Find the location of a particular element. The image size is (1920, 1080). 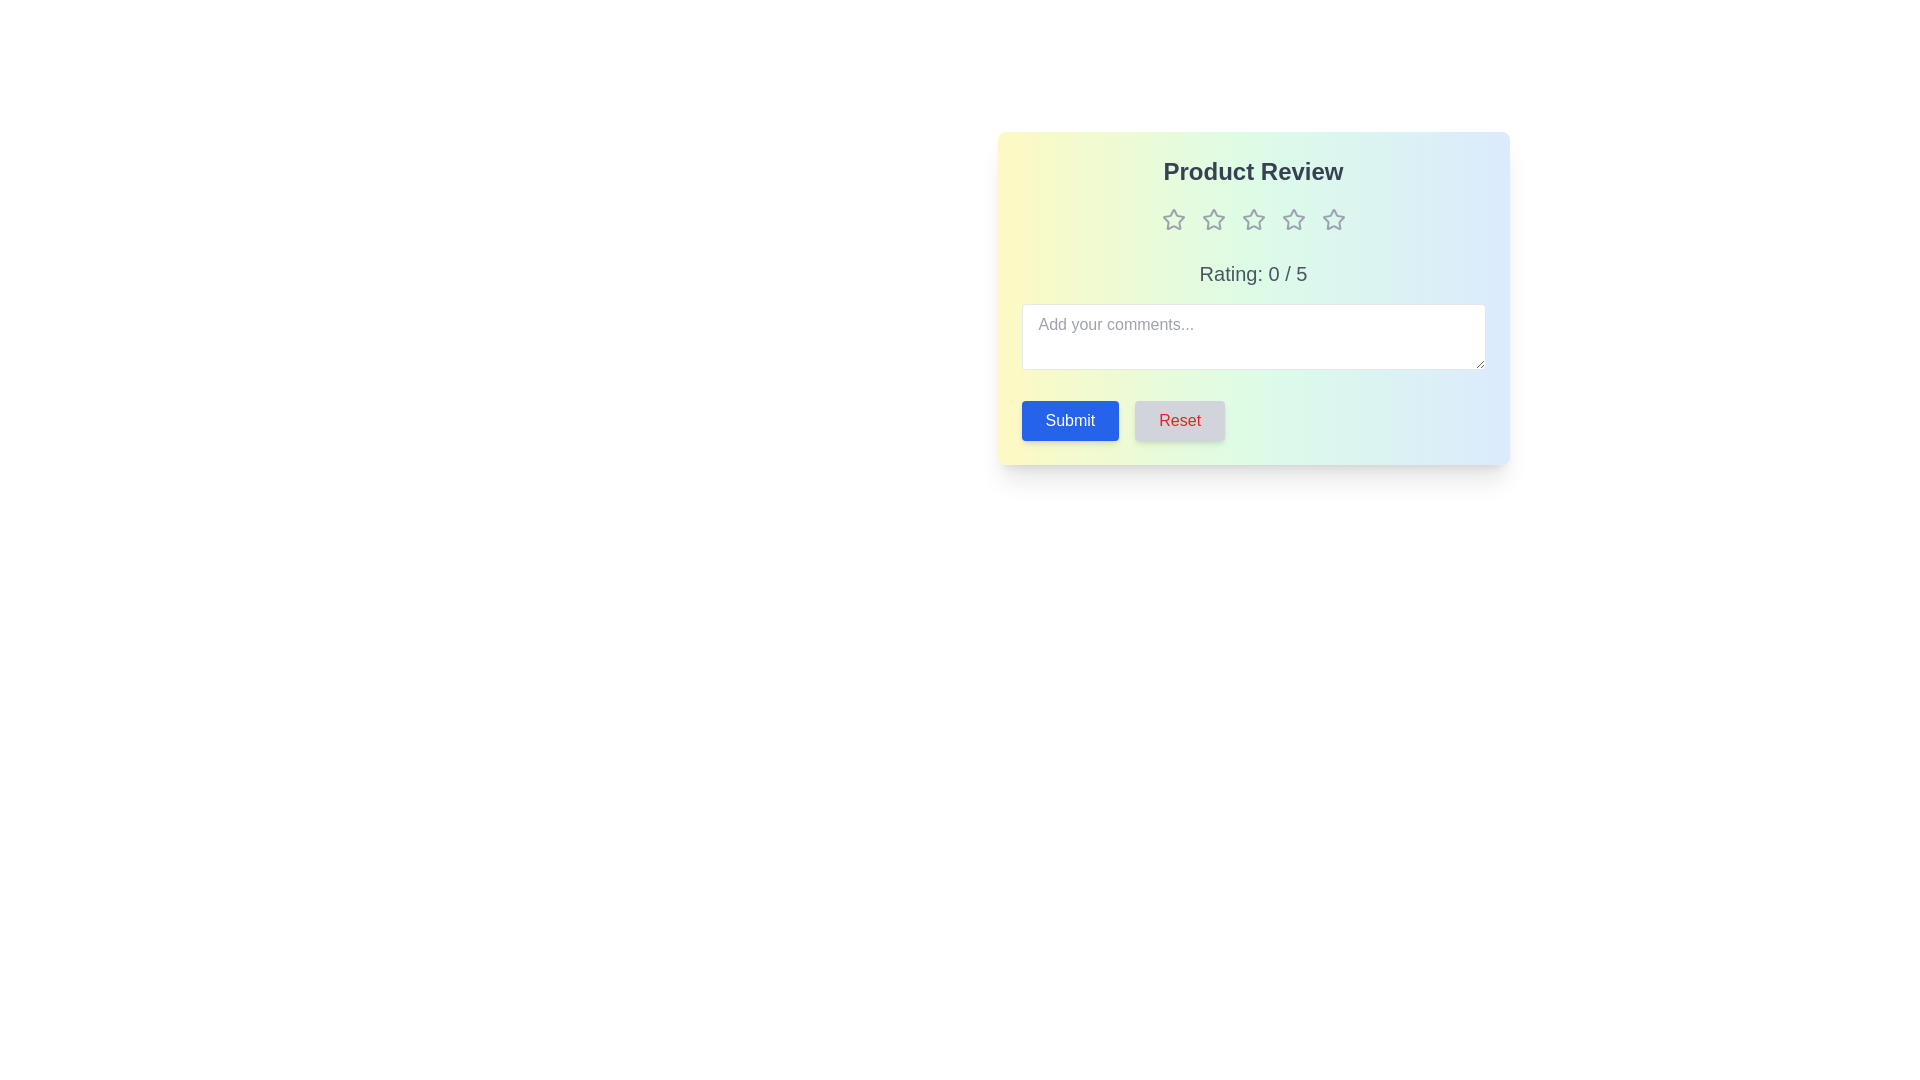

the Reset button to clear the form is located at coordinates (1180, 419).